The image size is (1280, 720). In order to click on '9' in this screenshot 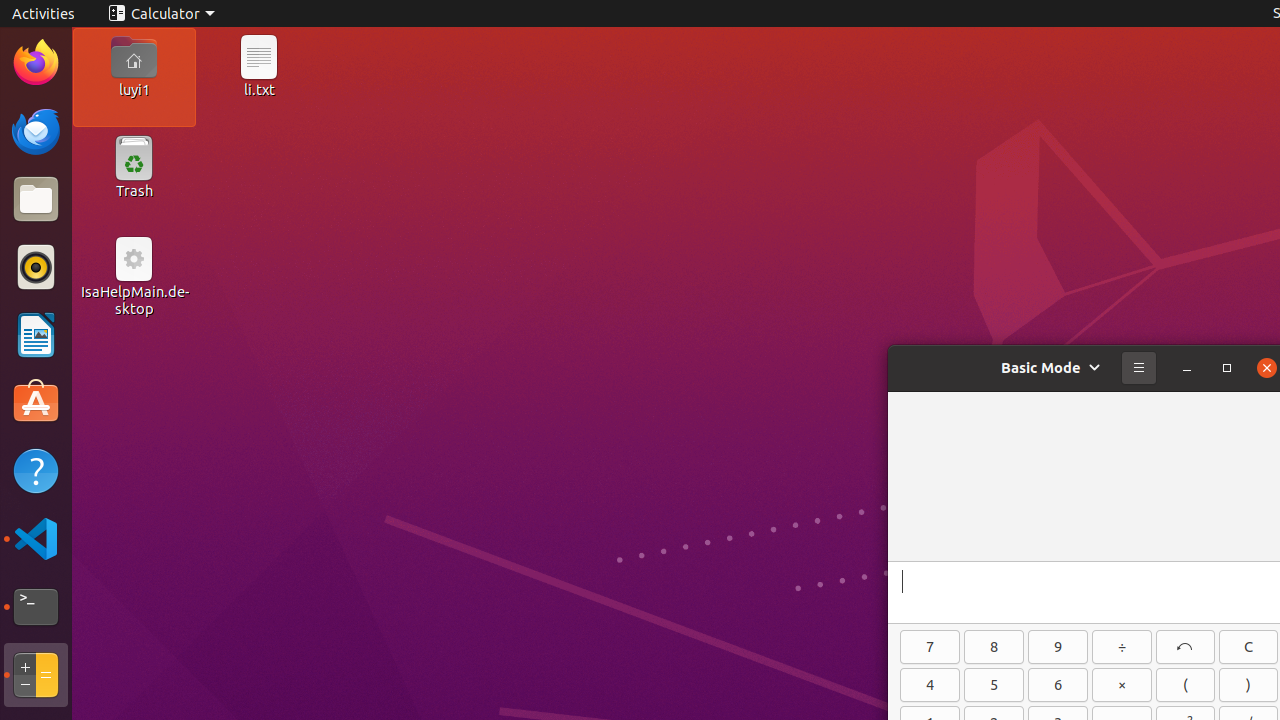, I will do `click(1057, 646)`.